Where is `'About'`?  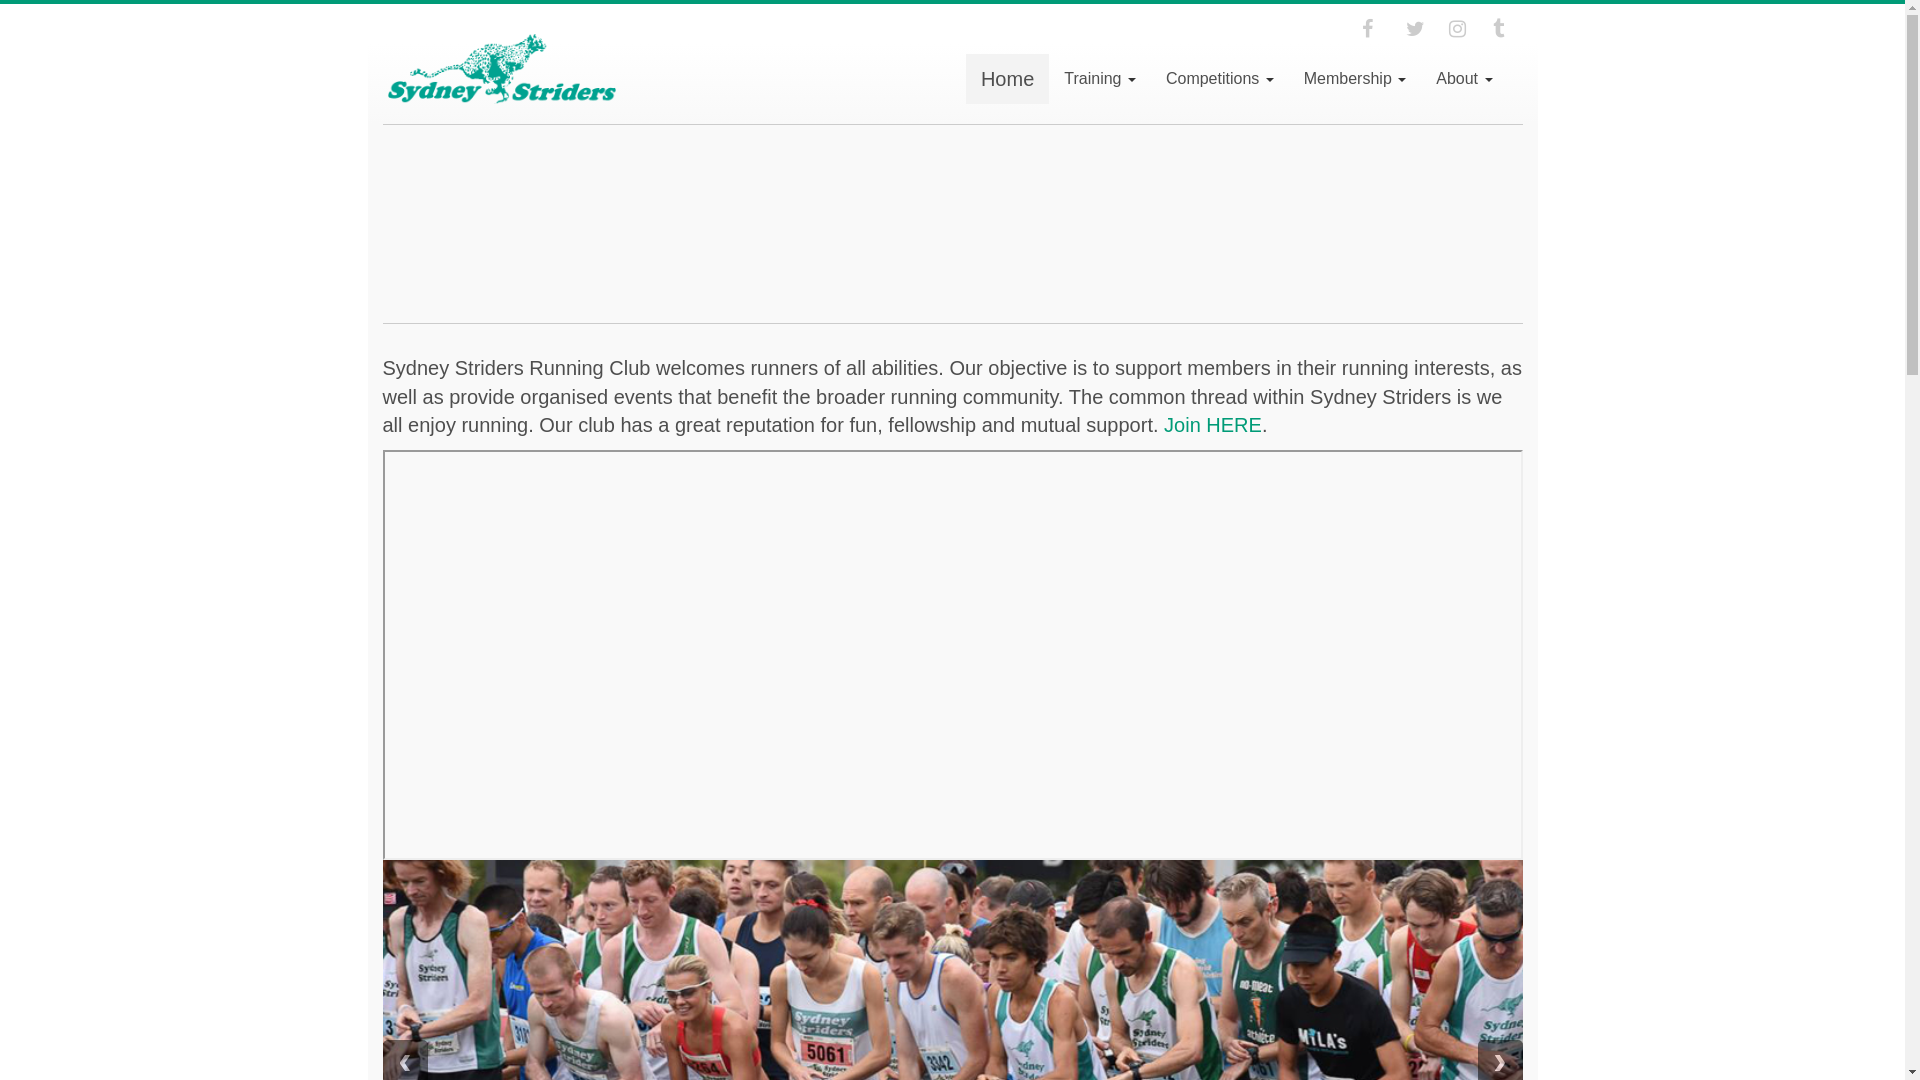
'About' is located at coordinates (1464, 77).